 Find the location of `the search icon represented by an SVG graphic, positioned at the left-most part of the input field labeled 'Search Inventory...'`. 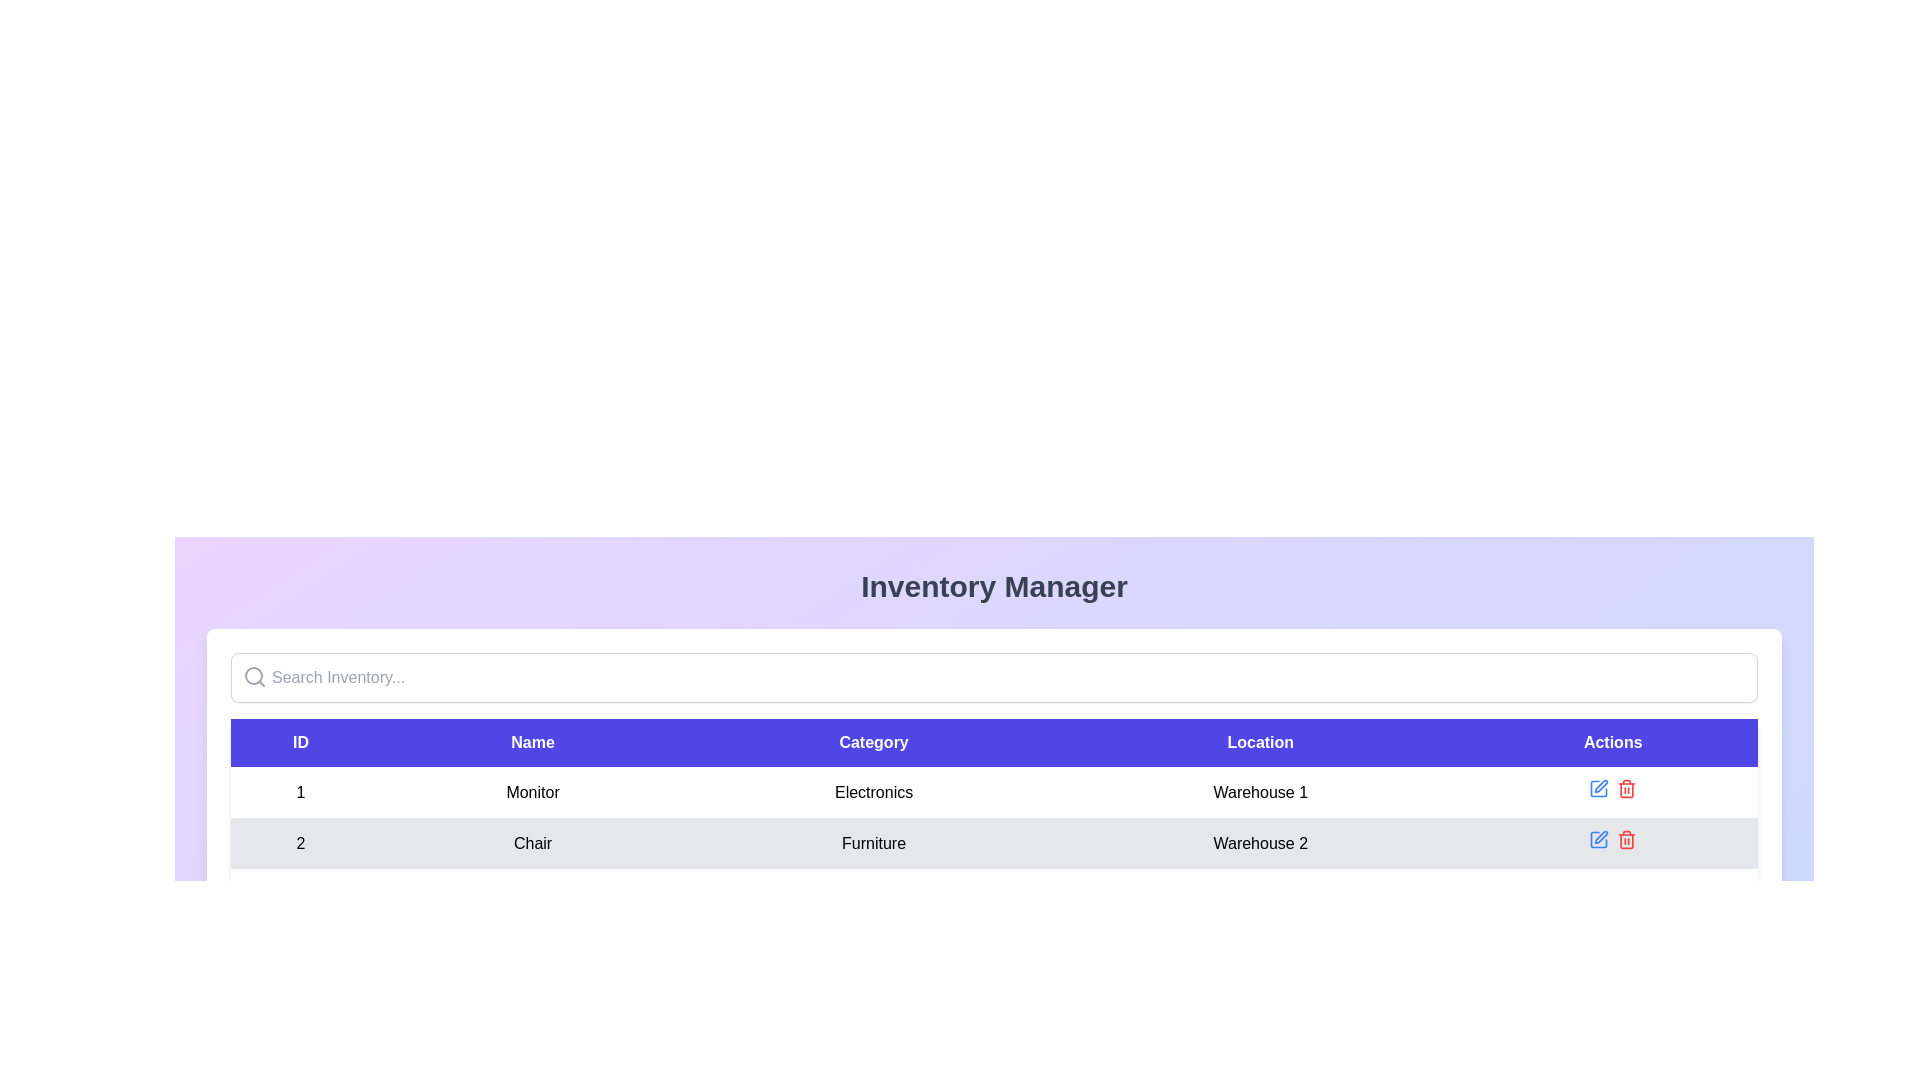

the search icon represented by an SVG graphic, positioned at the left-most part of the input field labeled 'Search Inventory...' is located at coordinates (253, 676).